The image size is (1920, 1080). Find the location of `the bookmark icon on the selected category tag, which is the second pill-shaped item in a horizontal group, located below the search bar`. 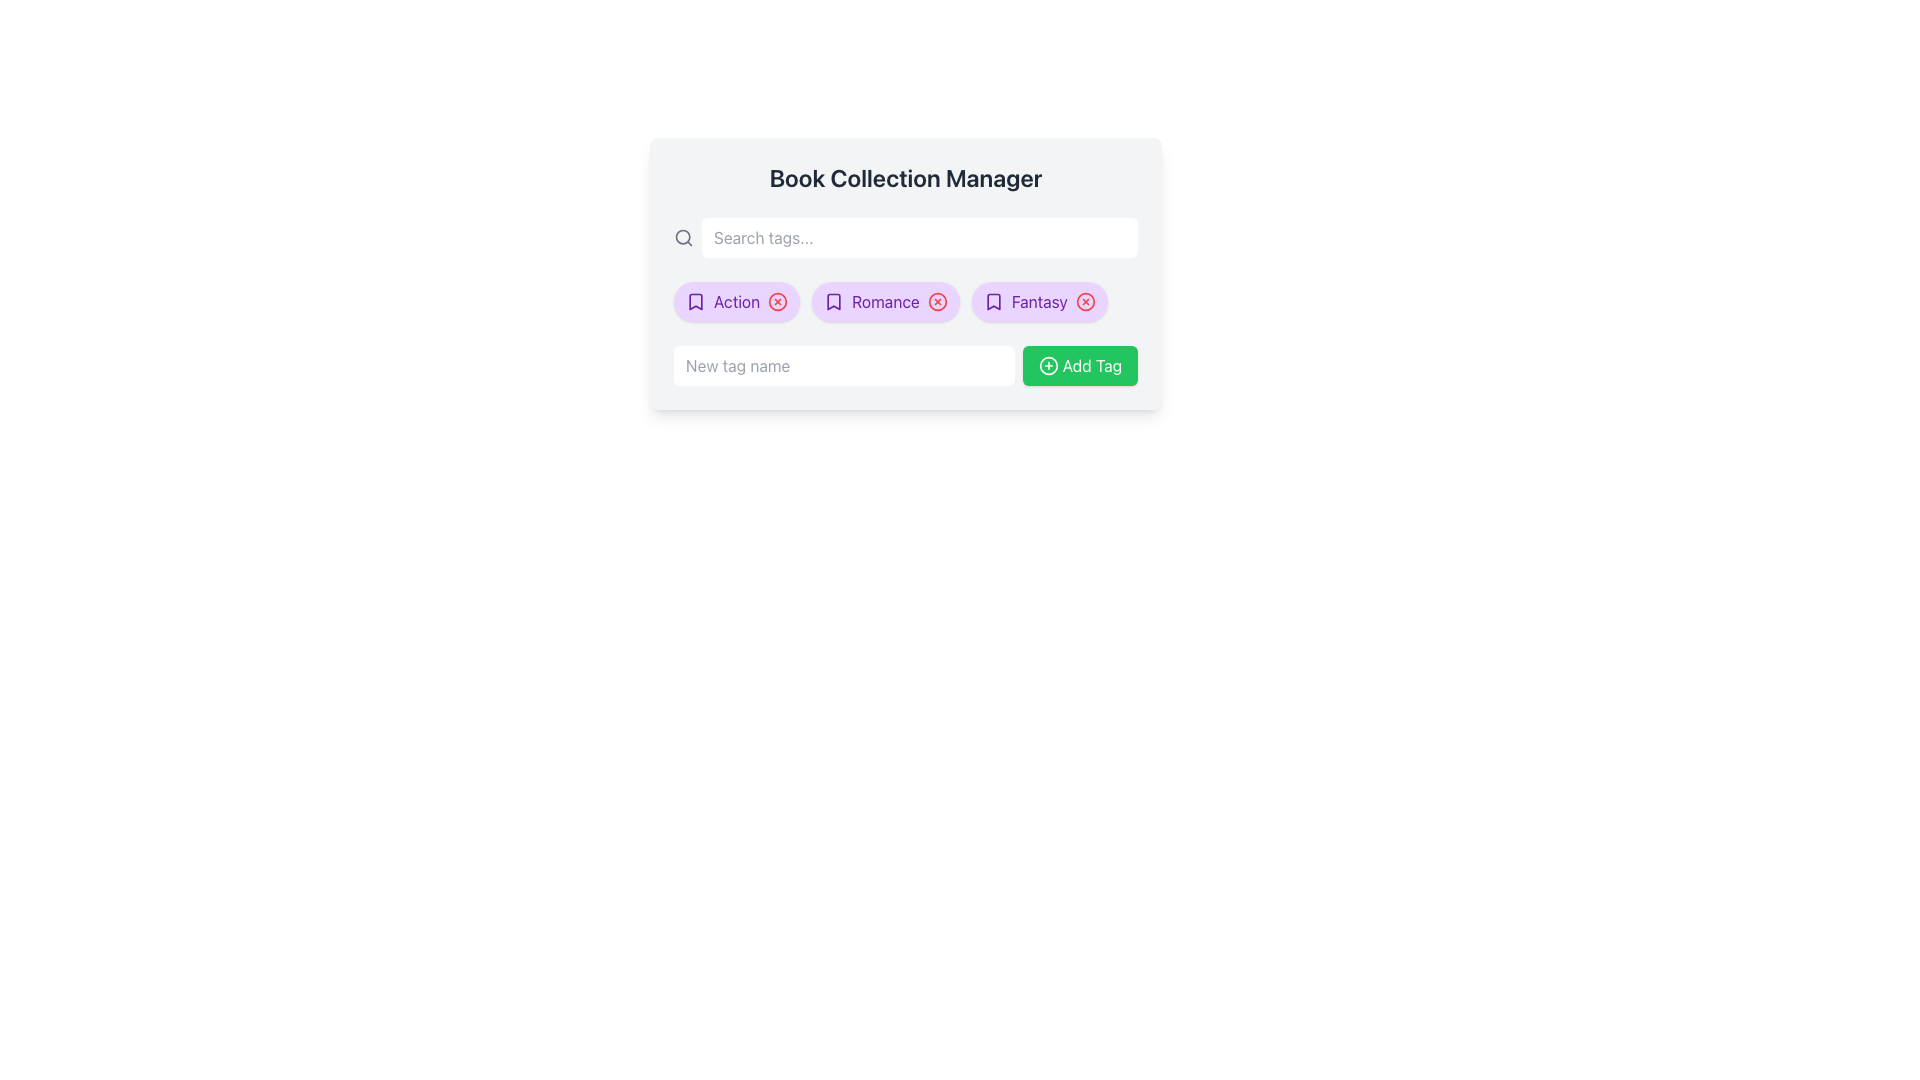

the bookmark icon on the selected category tag, which is the second pill-shaped item in a horizontal group, located below the search bar is located at coordinates (884, 301).